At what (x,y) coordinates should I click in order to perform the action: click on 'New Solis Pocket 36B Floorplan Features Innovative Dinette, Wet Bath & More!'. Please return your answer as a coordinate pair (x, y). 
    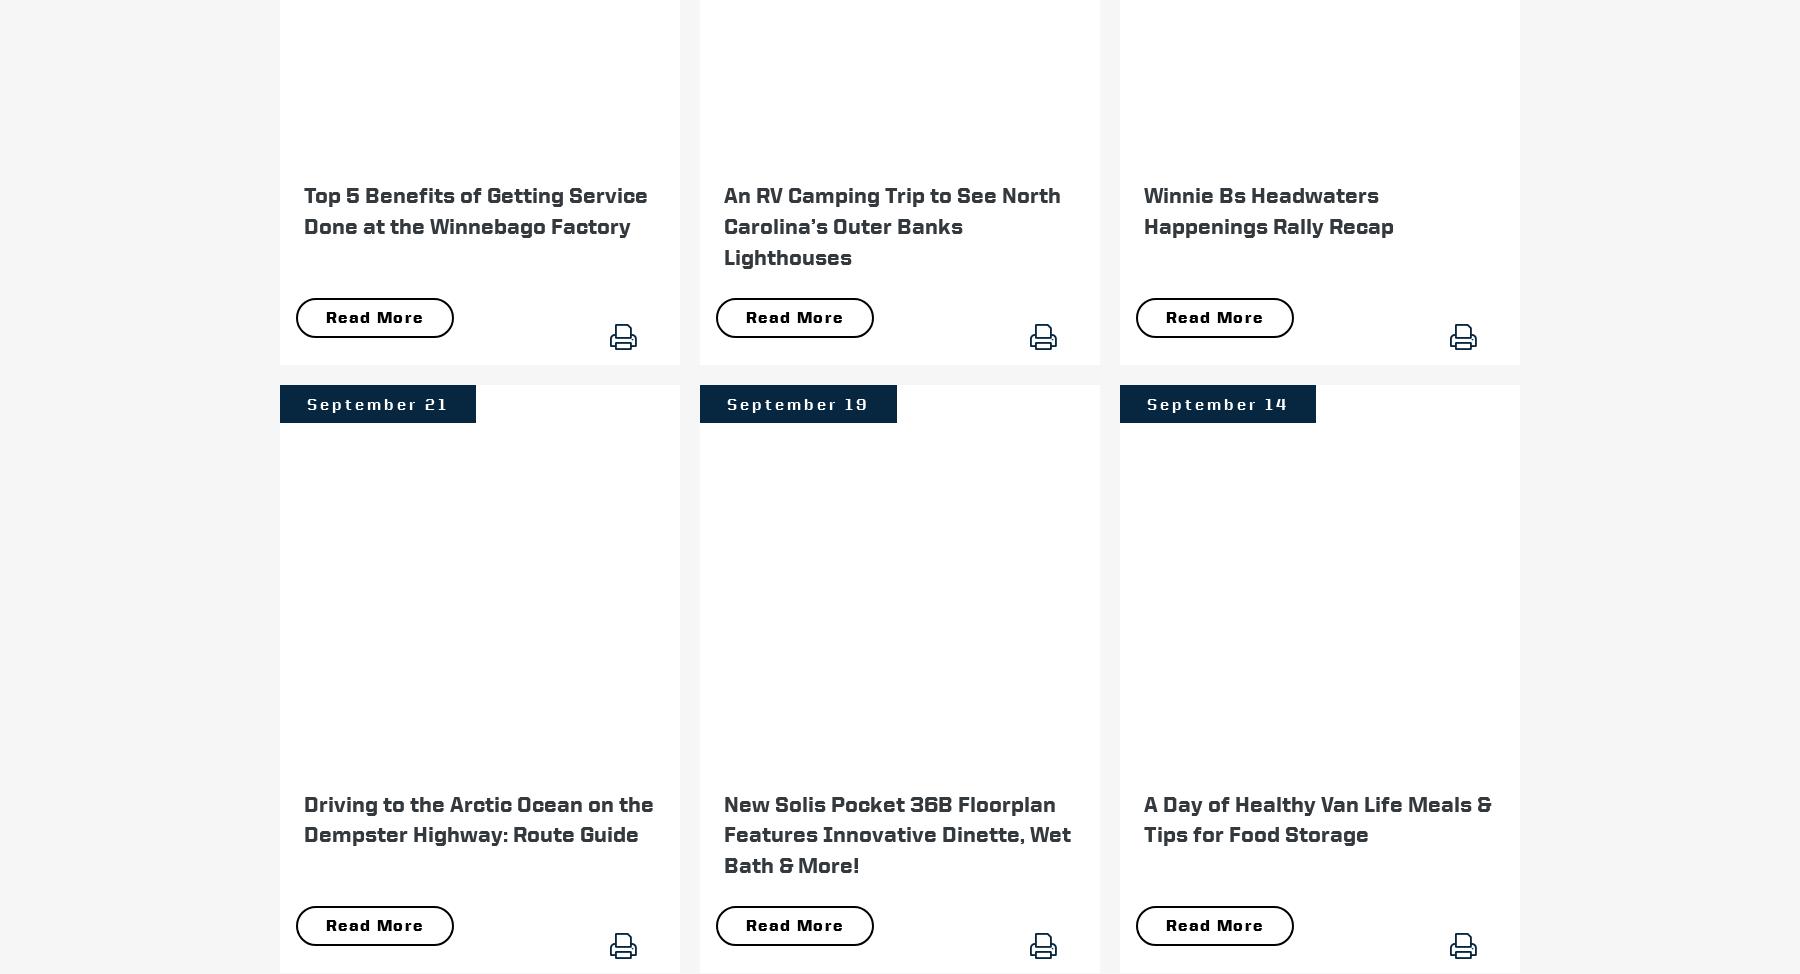
    Looking at the image, I should click on (897, 834).